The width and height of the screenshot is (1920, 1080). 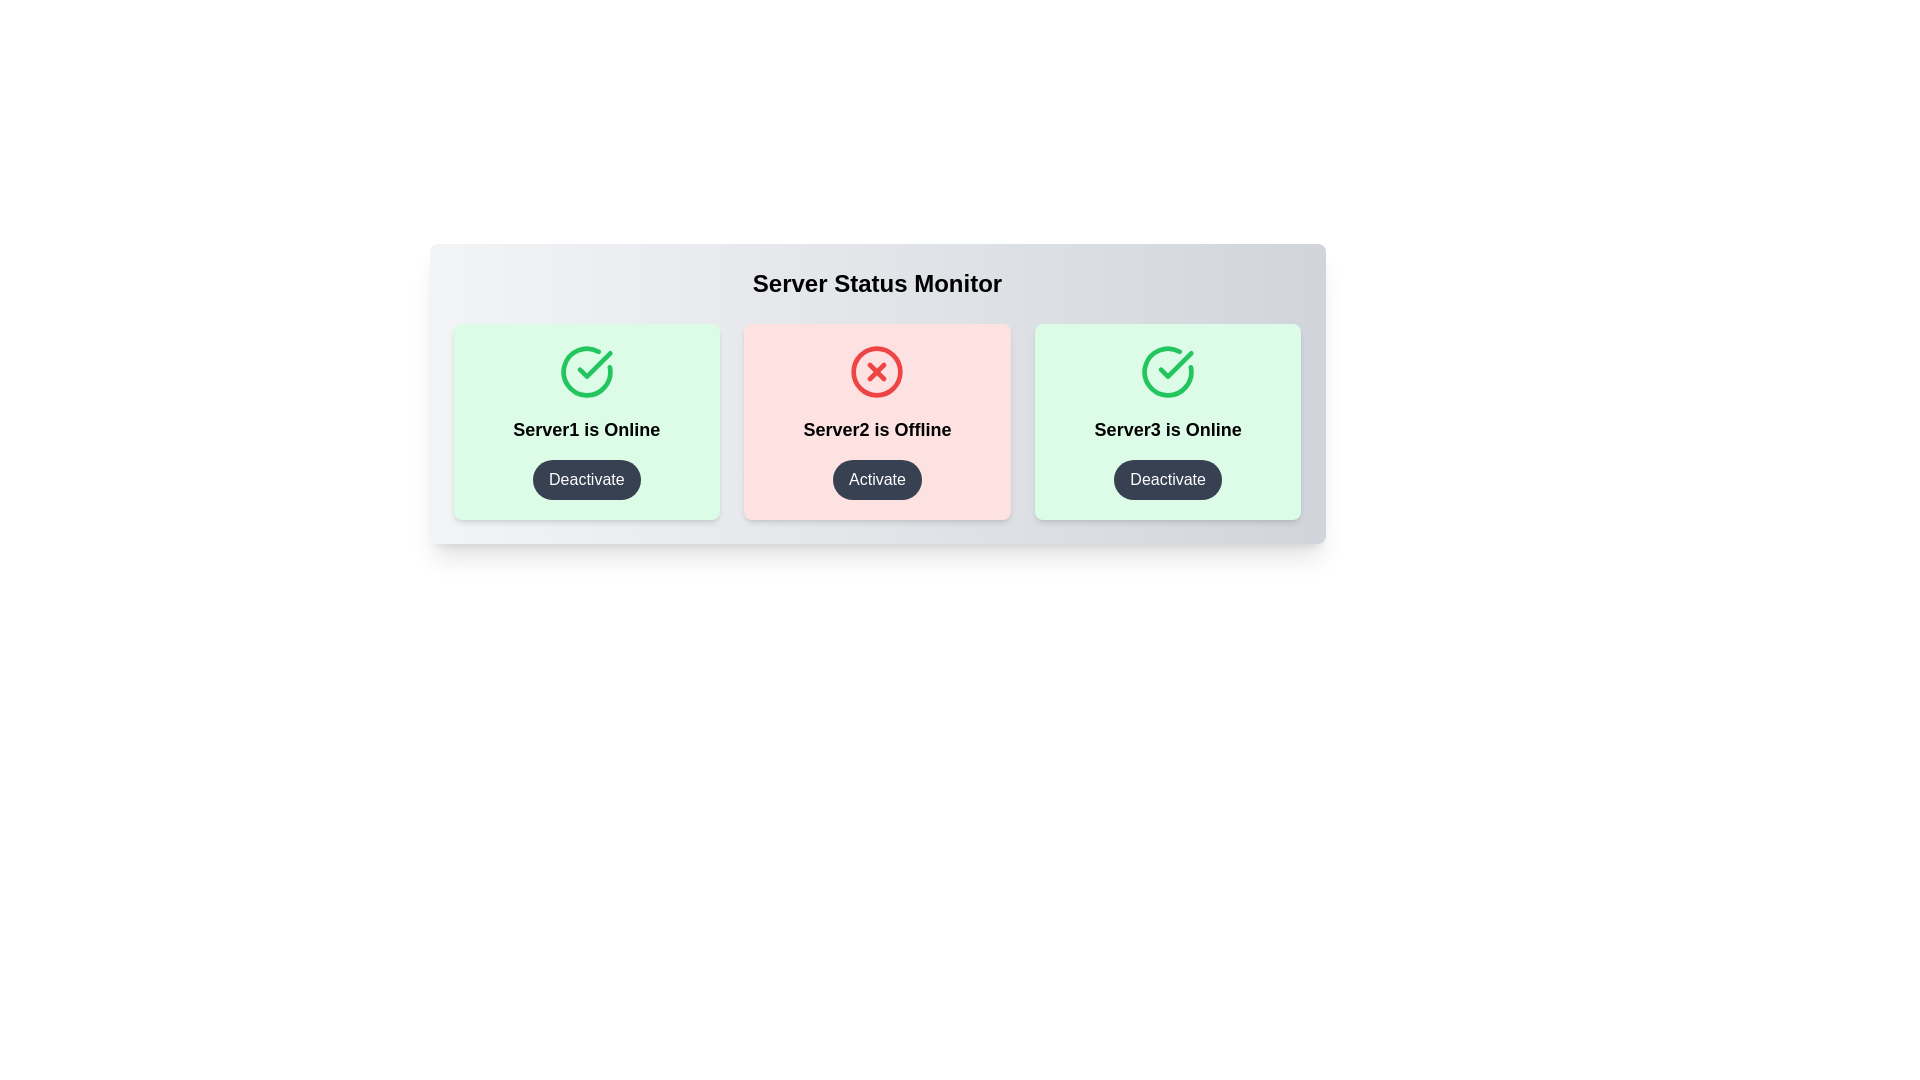 I want to click on the action button for Server1 to toggle its state, so click(x=585, y=479).